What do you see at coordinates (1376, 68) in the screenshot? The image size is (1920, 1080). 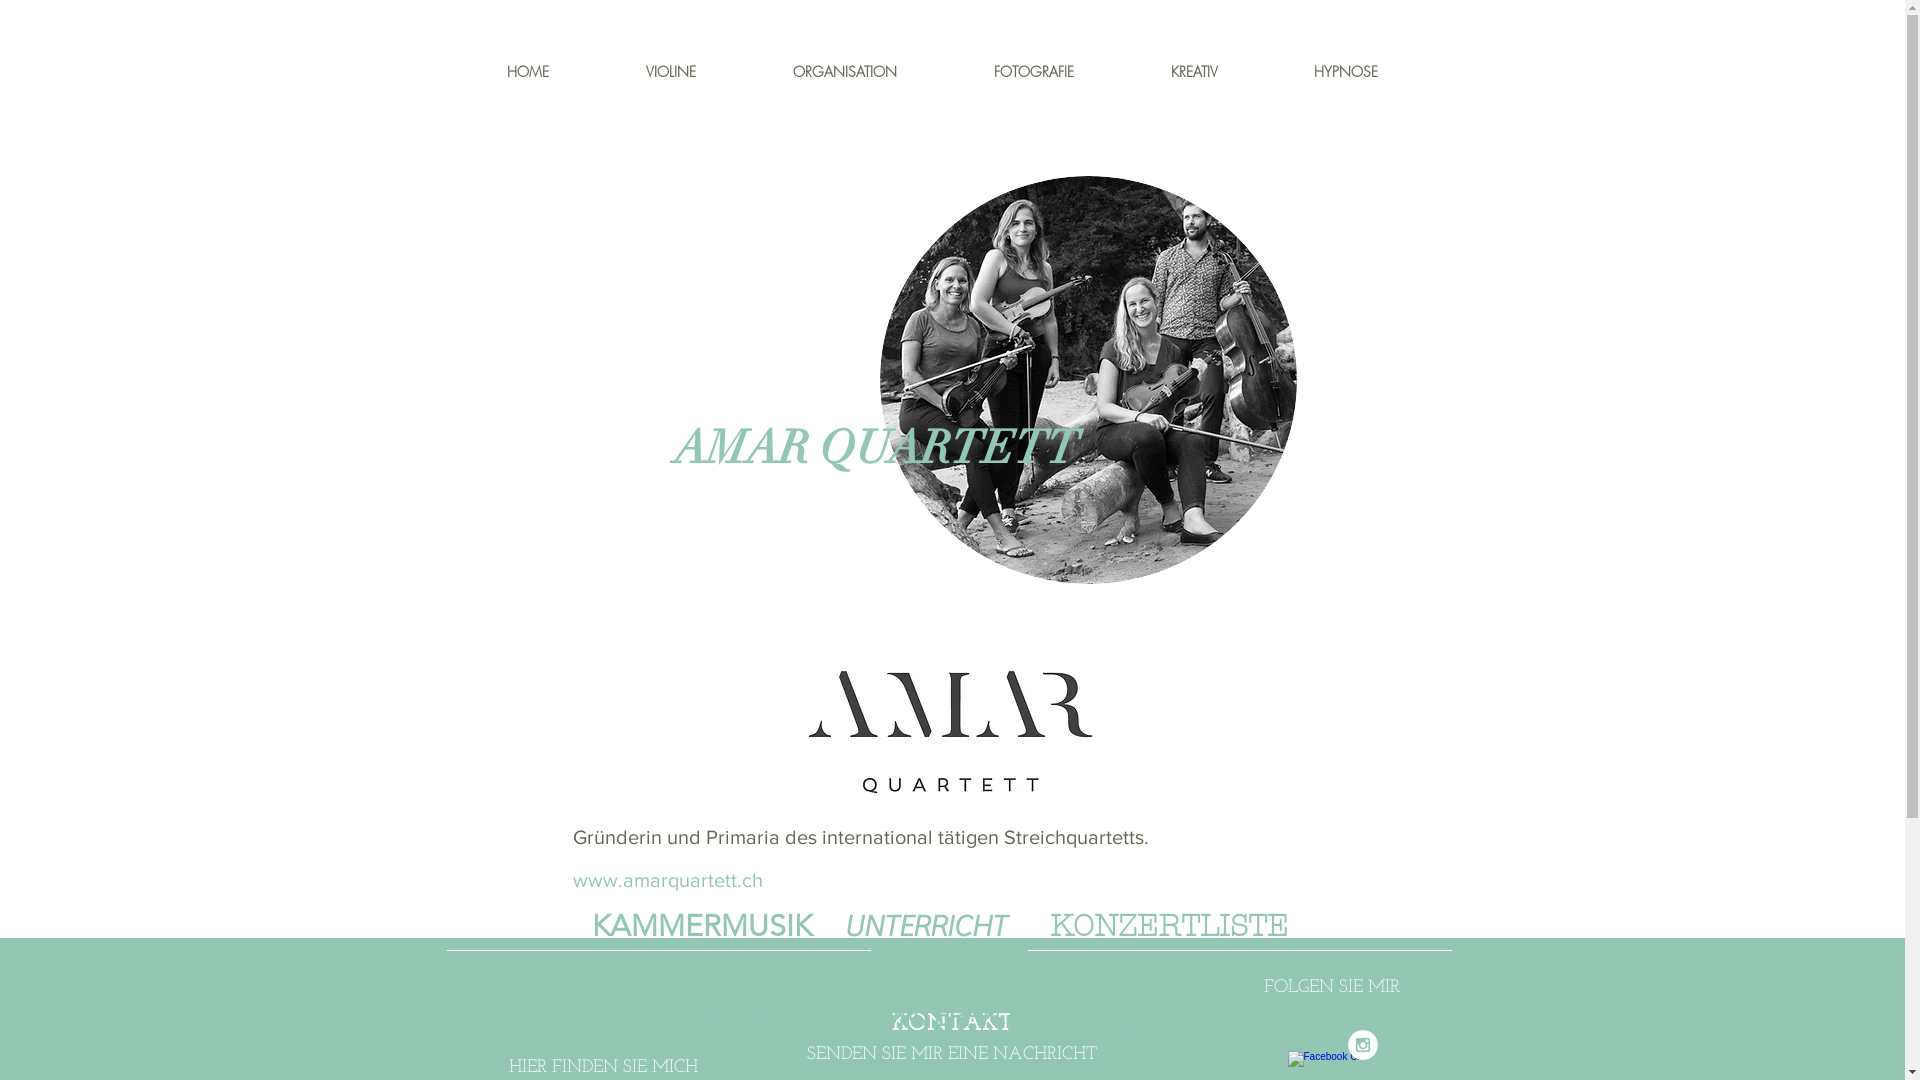 I see `'HYPNOSE'` at bounding box center [1376, 68].